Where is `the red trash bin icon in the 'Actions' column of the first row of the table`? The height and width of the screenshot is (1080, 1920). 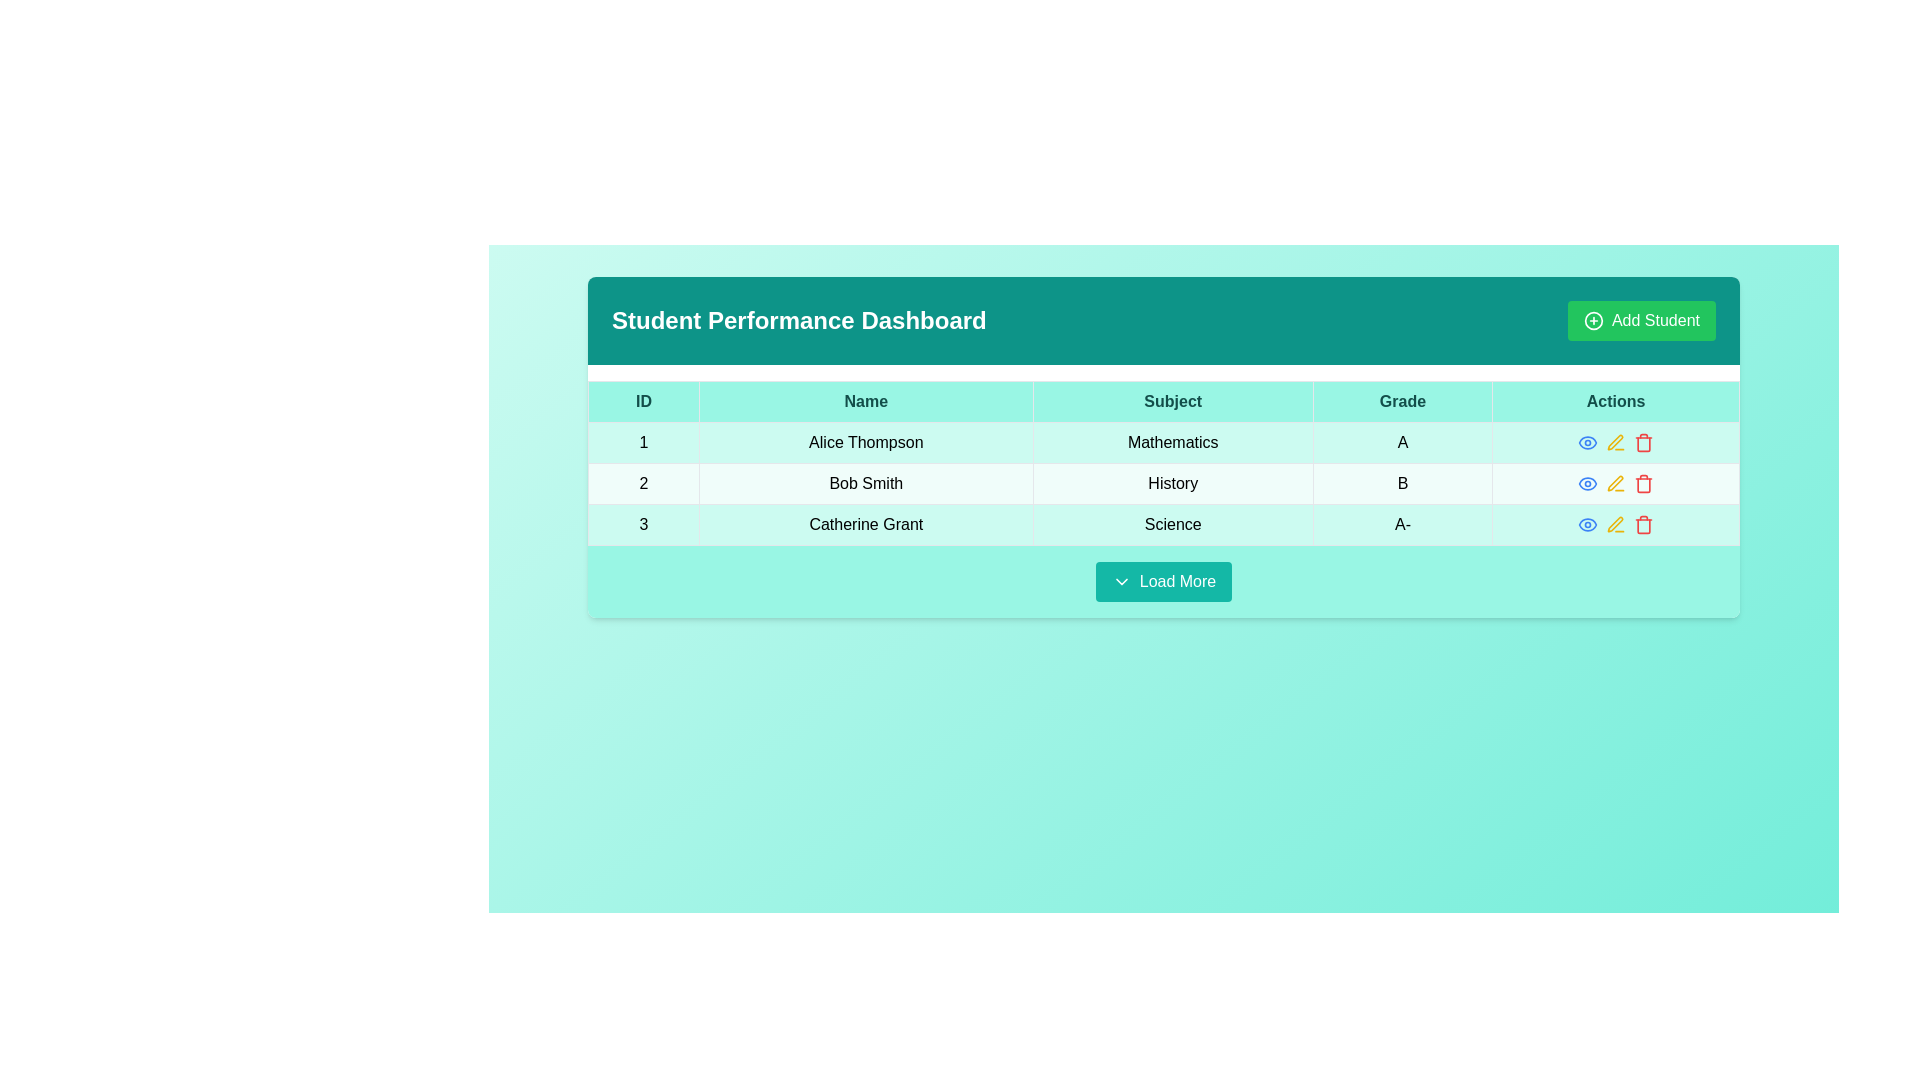
the red trash bin icon in the 'Actions' column of the first row of the table is located at coordinates (1644, 442).